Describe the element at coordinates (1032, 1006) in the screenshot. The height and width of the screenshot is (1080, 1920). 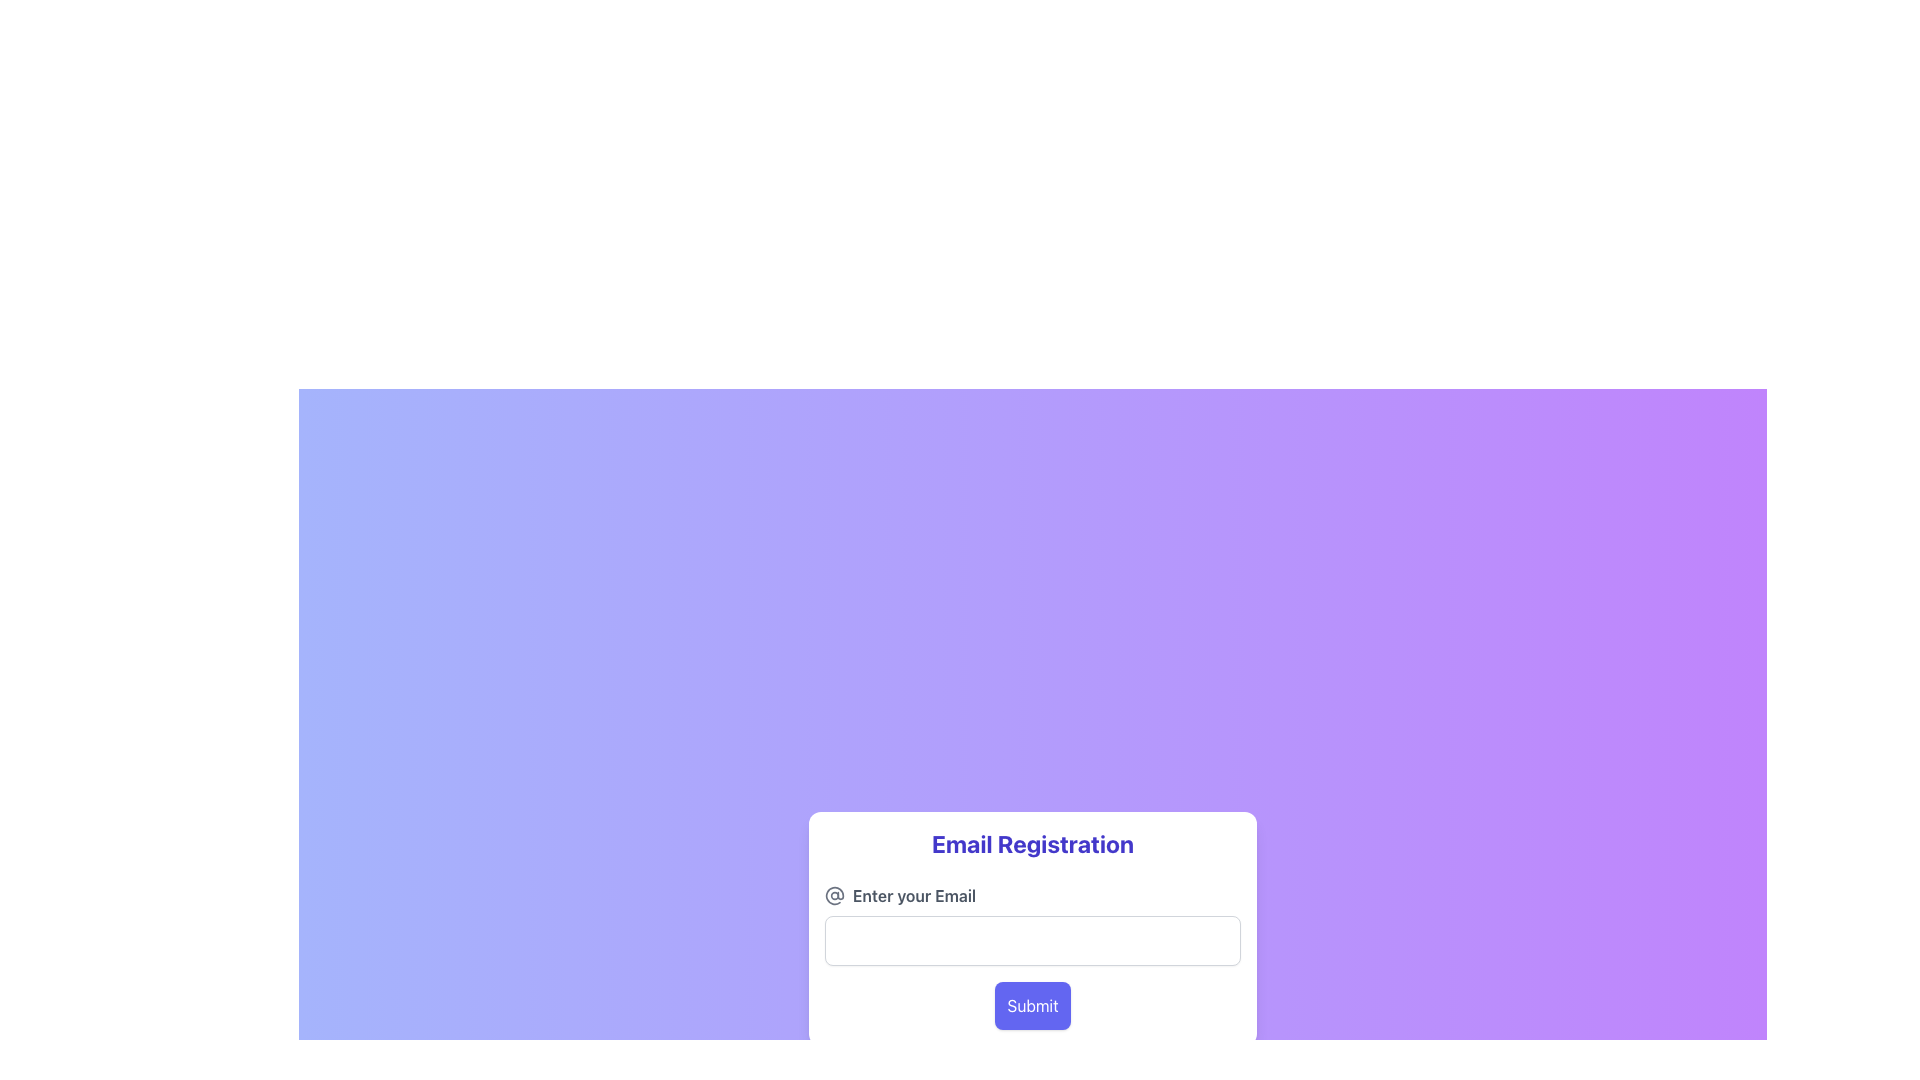
I see `the 'Submit' button with an indigo background` at that location.